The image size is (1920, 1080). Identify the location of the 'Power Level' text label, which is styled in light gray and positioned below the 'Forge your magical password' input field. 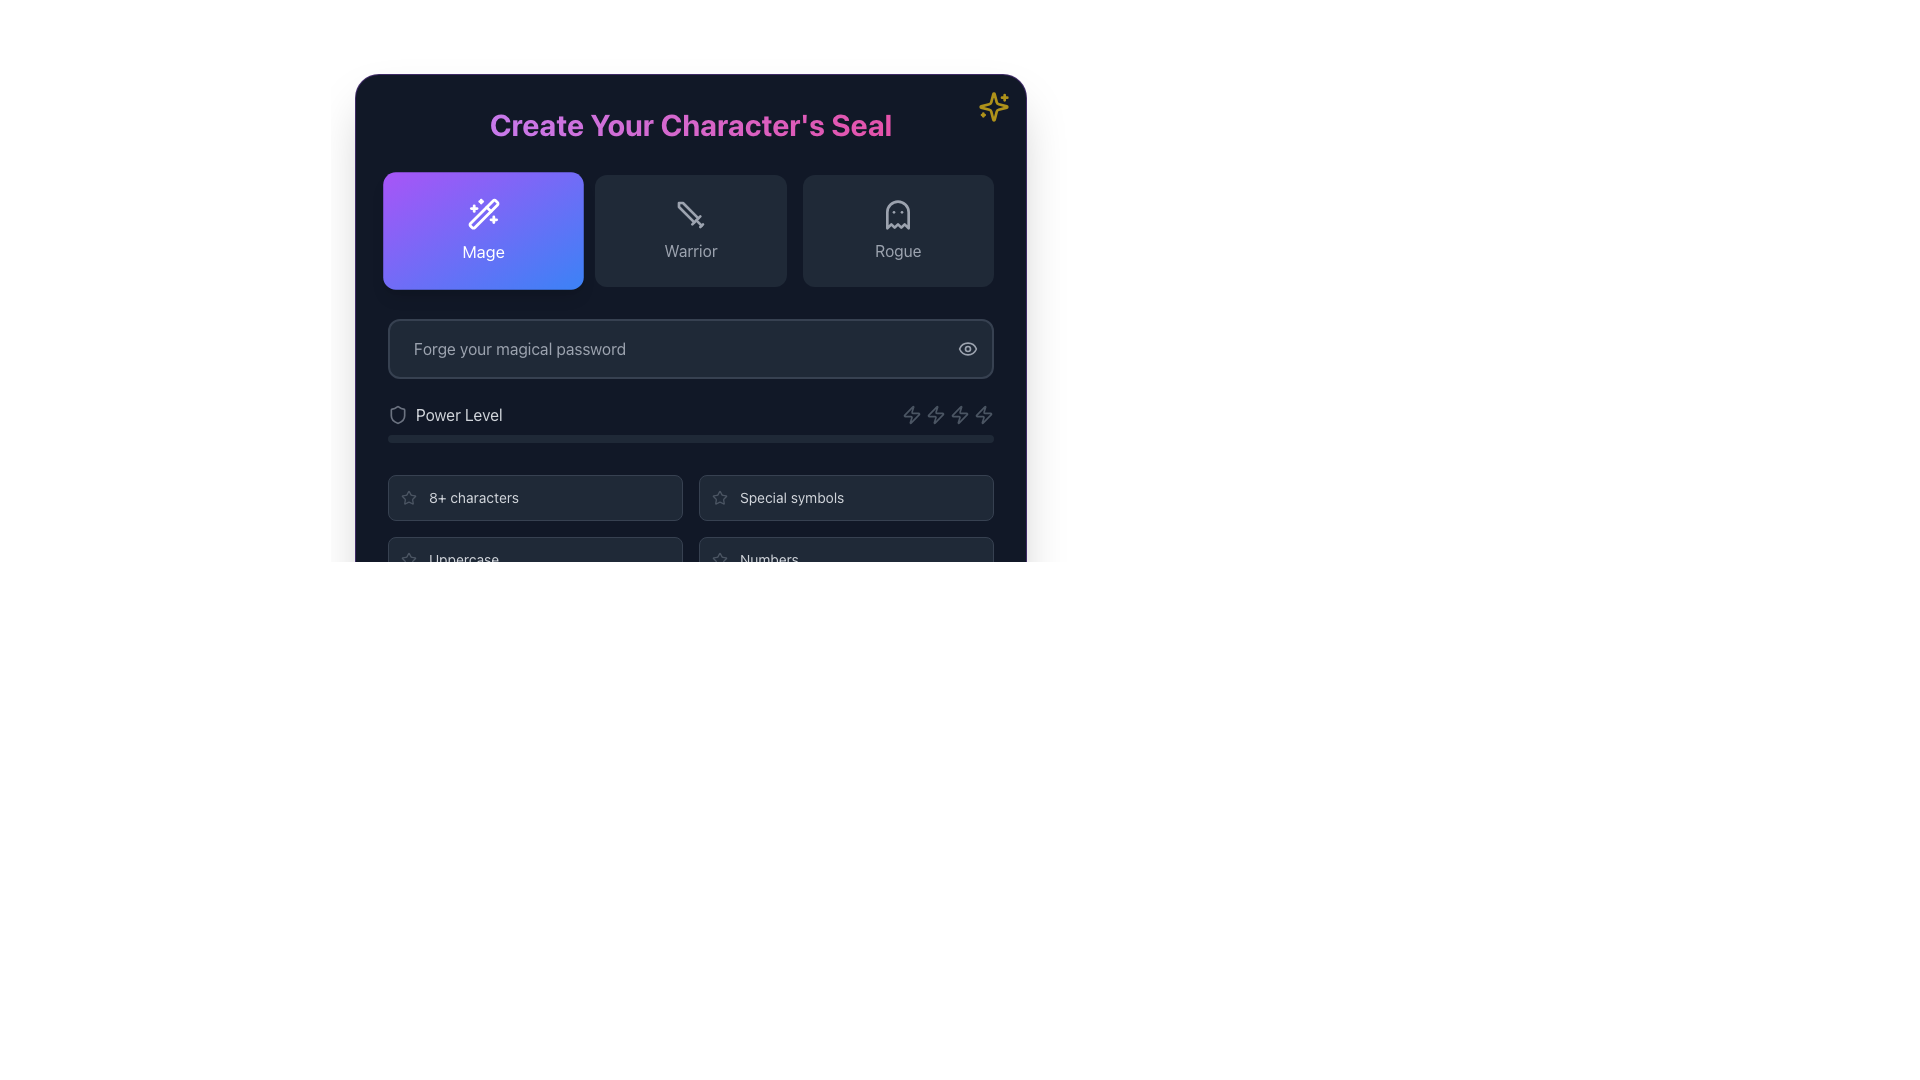
(458, 414).